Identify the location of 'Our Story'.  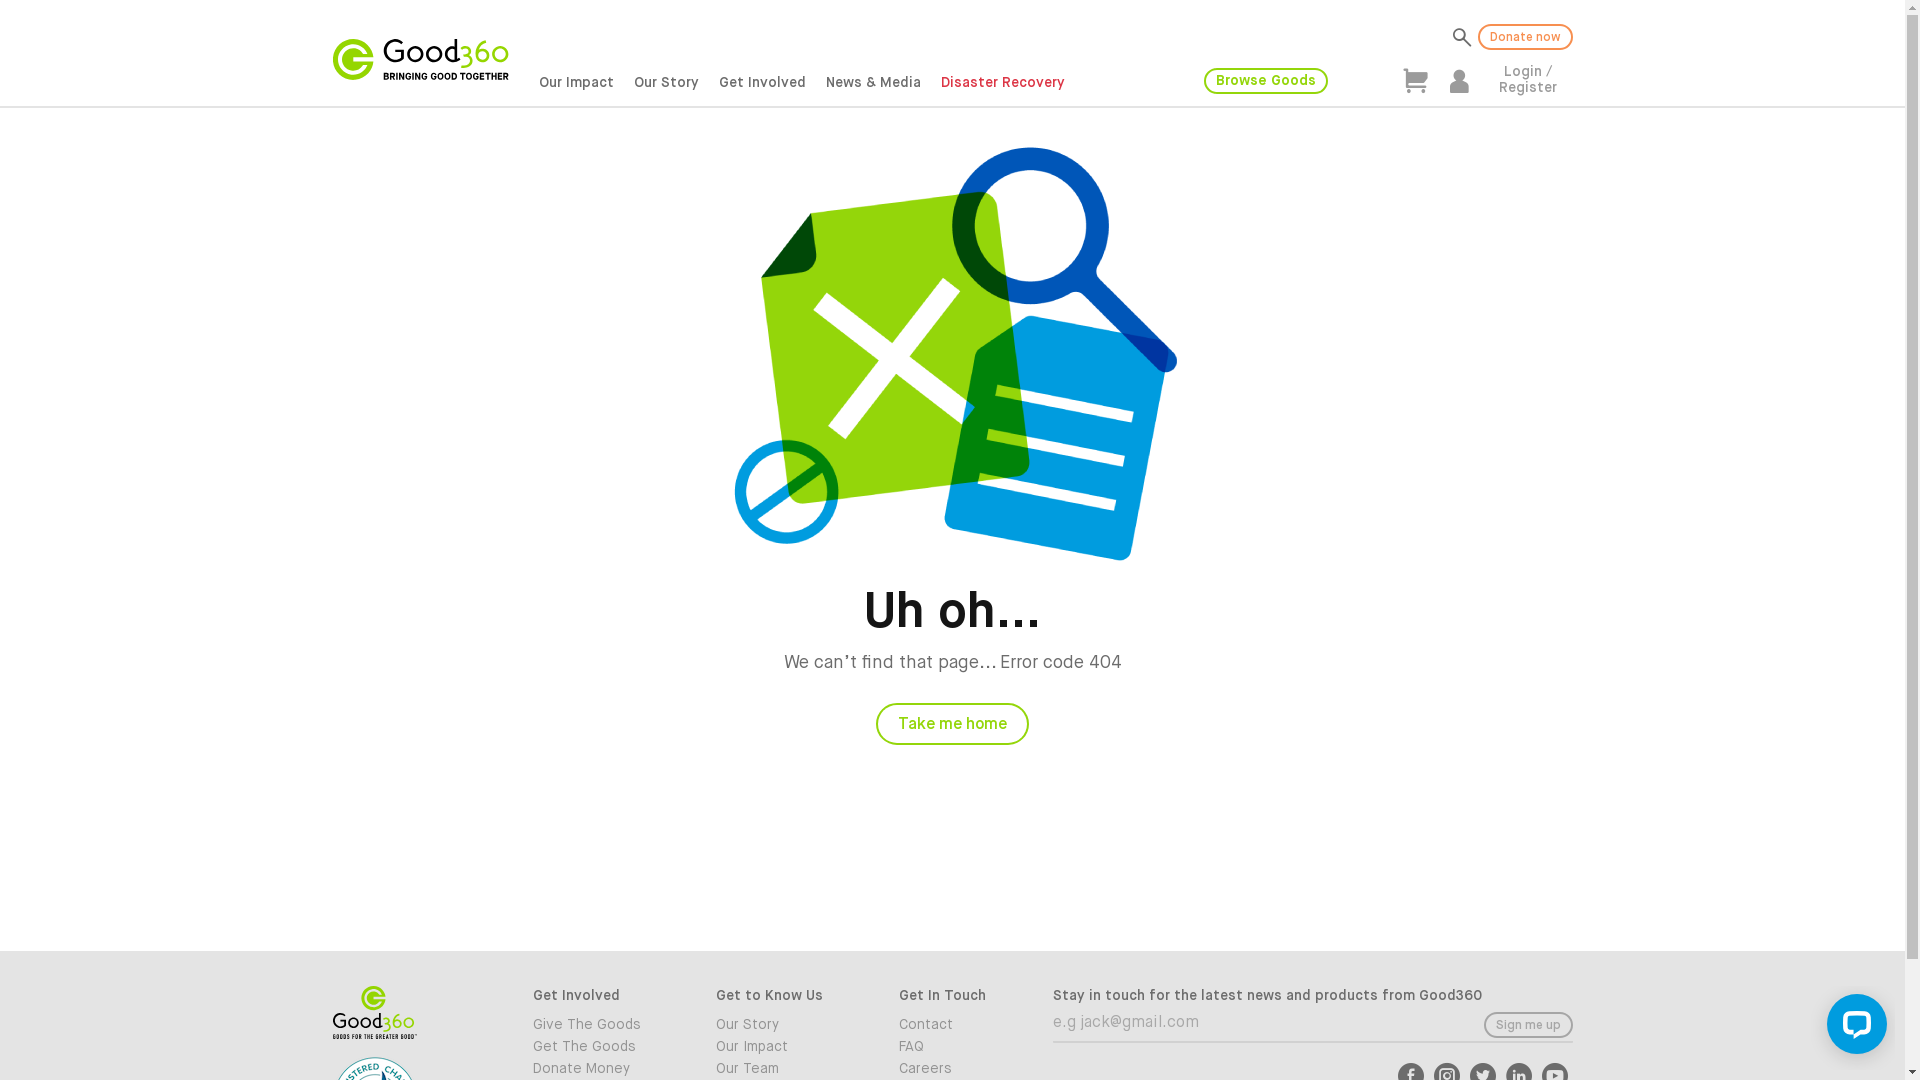
(666, 82).